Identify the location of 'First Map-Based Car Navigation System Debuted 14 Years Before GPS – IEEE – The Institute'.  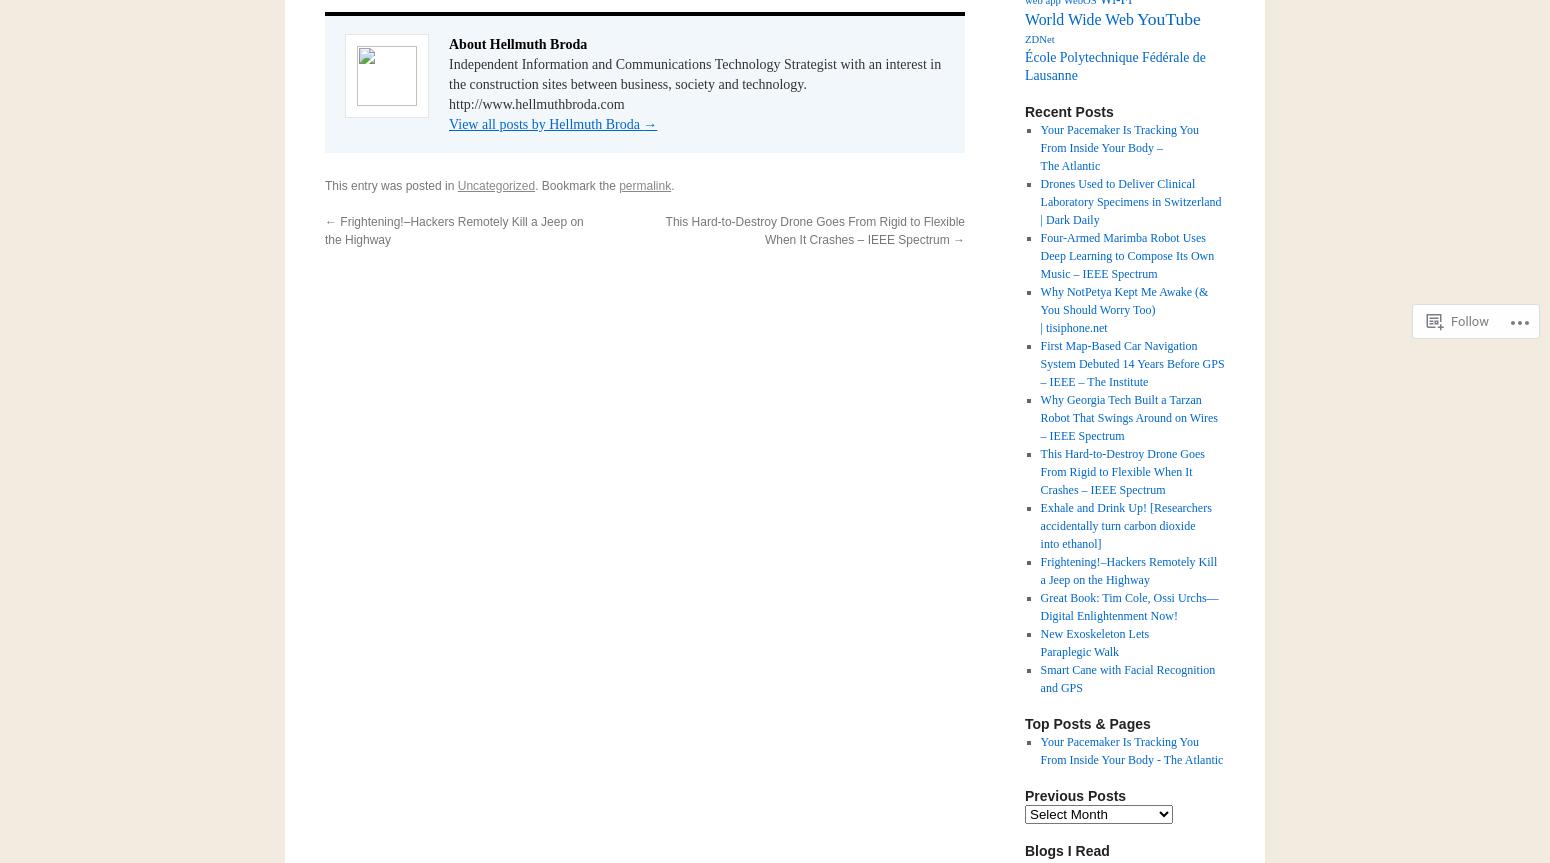
(1040, 364).